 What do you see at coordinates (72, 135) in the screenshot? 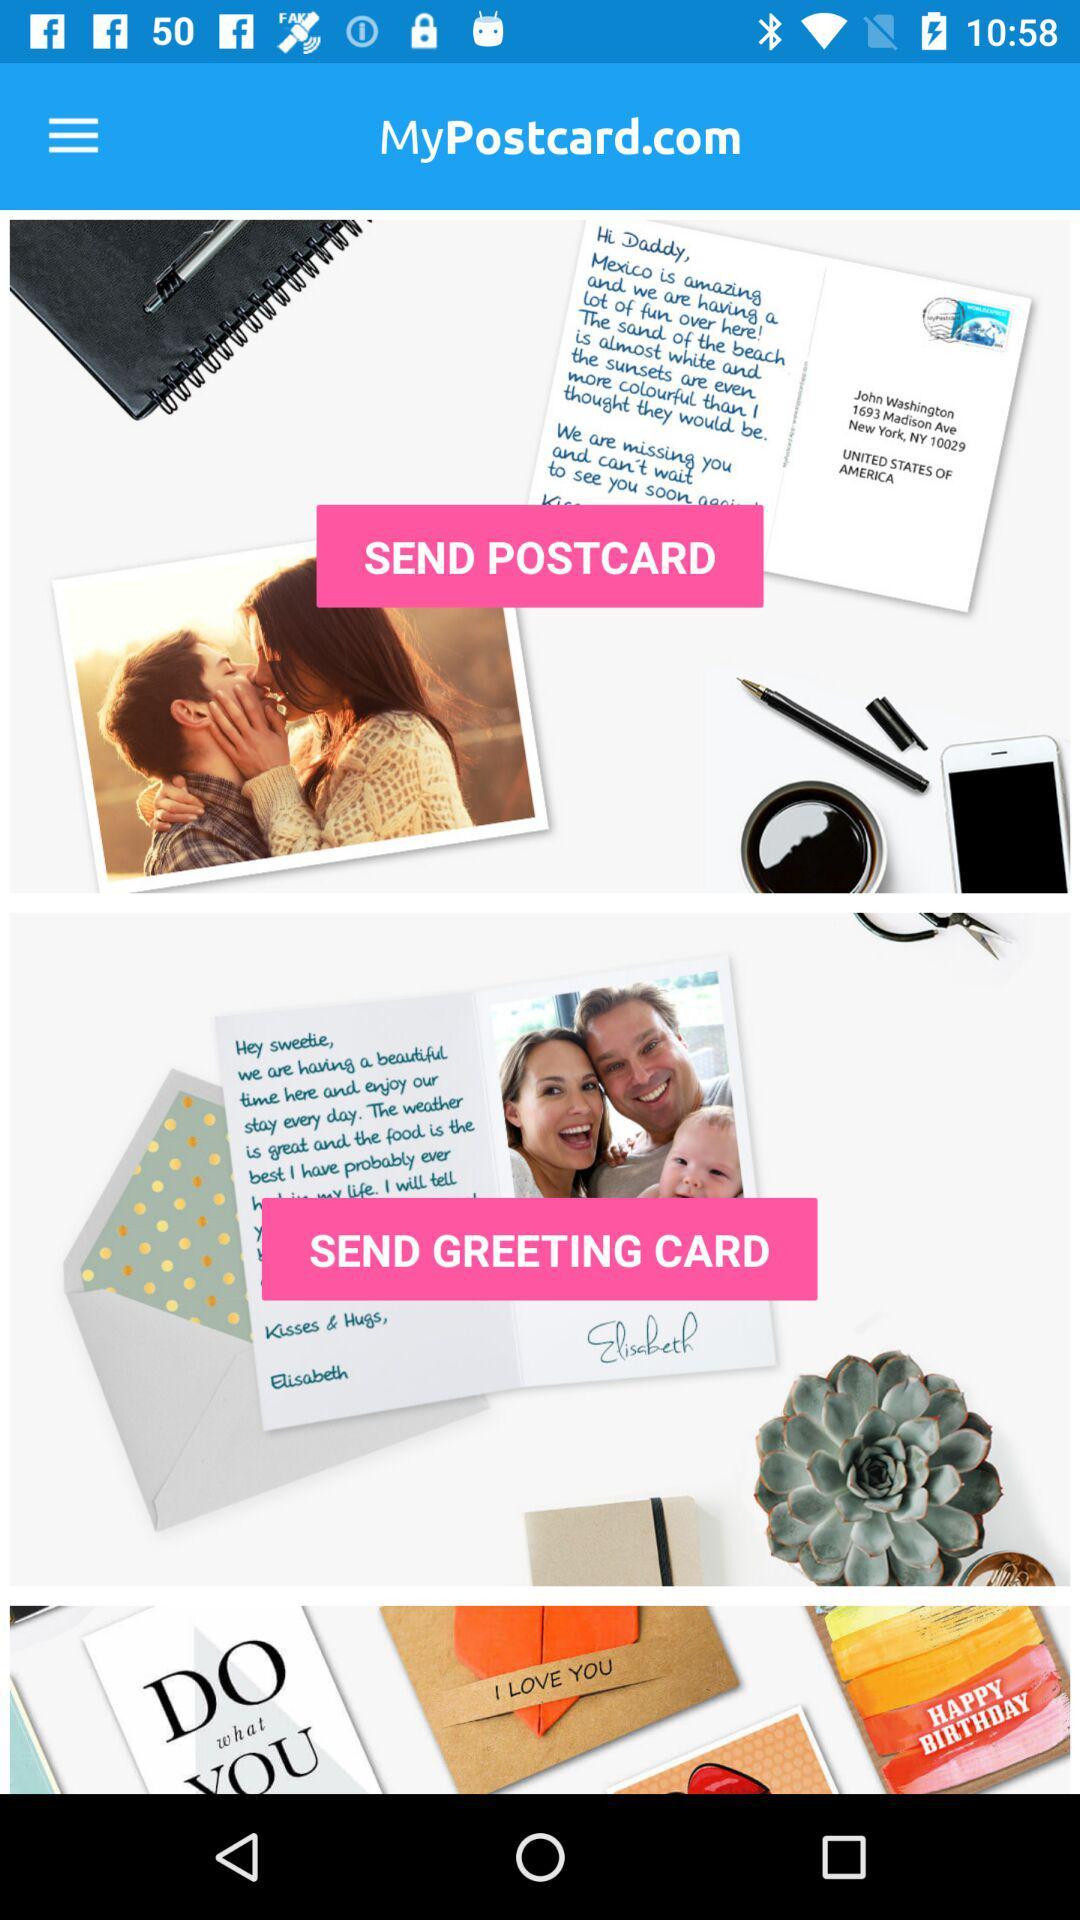
I see `the icon next to the mypostcard.com icon` at bounding box center [72, 135].